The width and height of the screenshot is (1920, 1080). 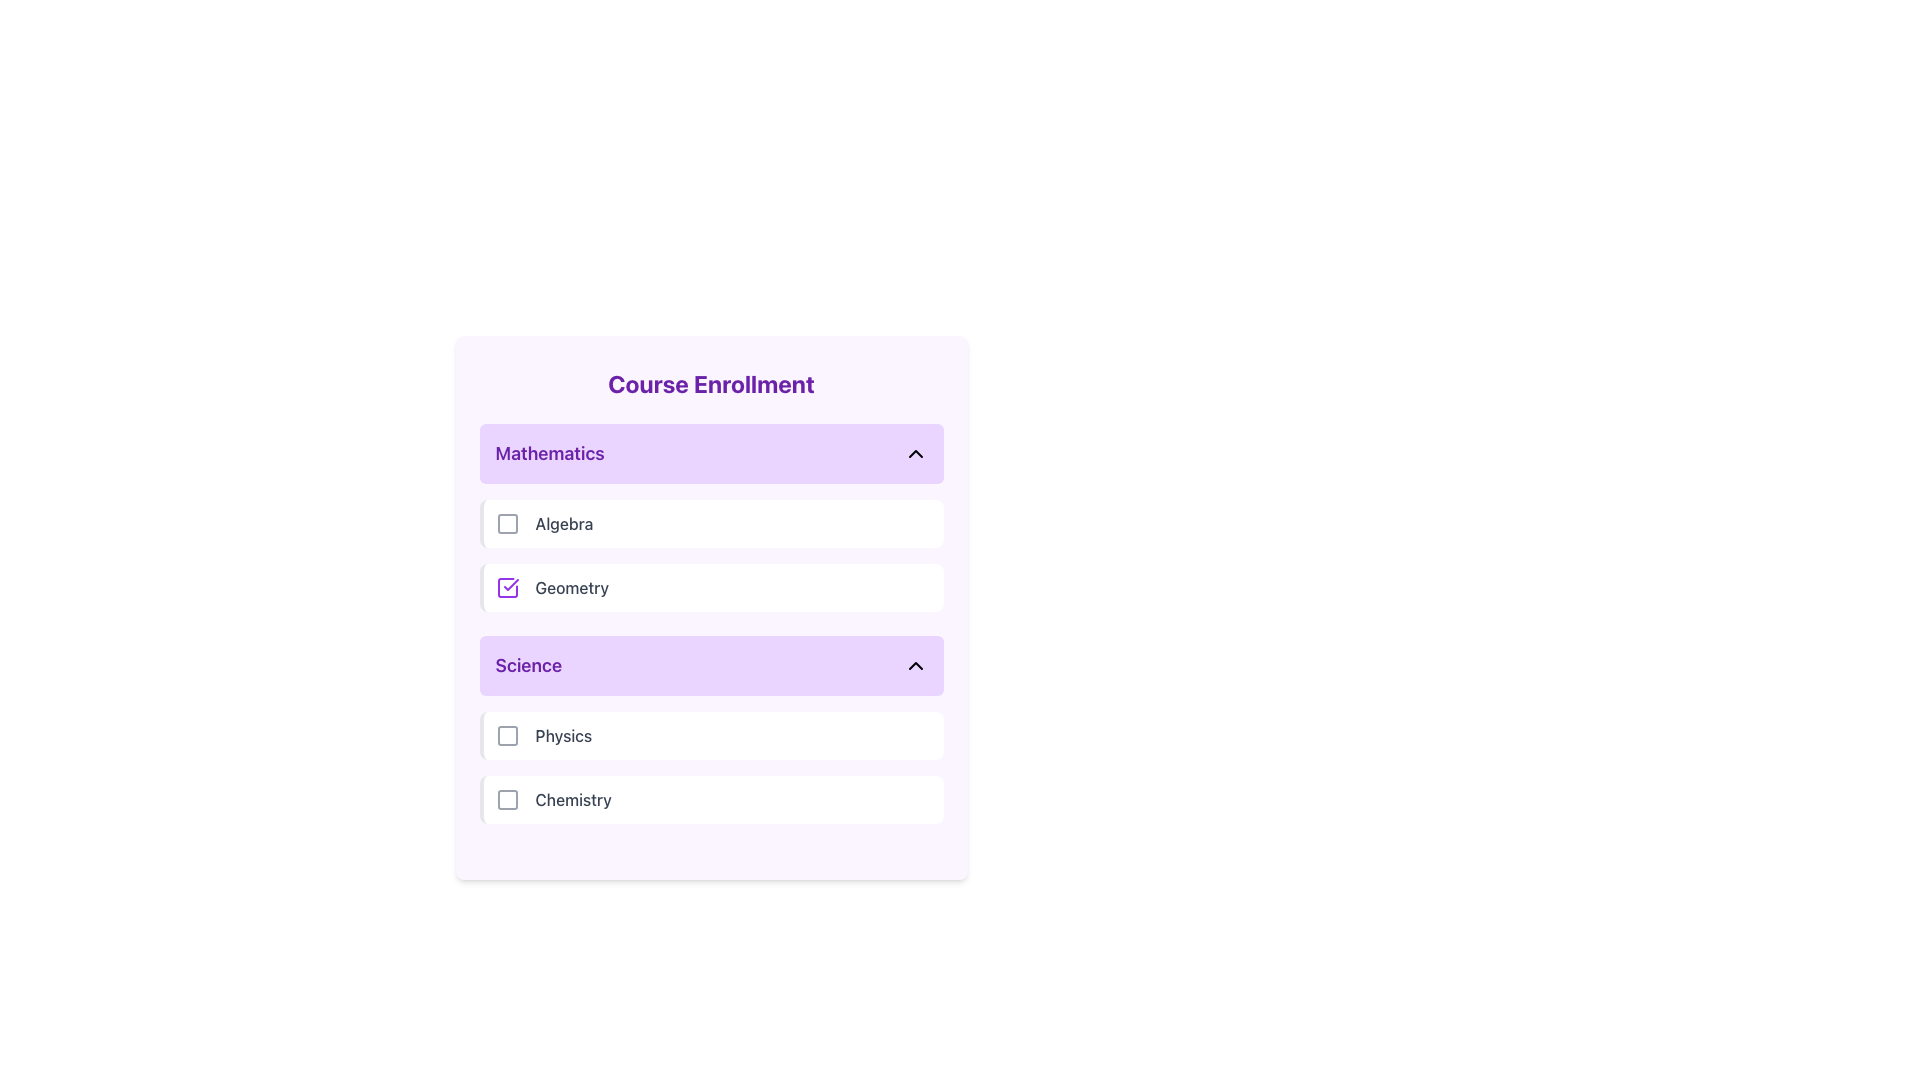 What do you see at coordinates (507, 736) in the screenshot?
I see `the checkbox for the 'Physics' course` at bounding box center [507, 736].